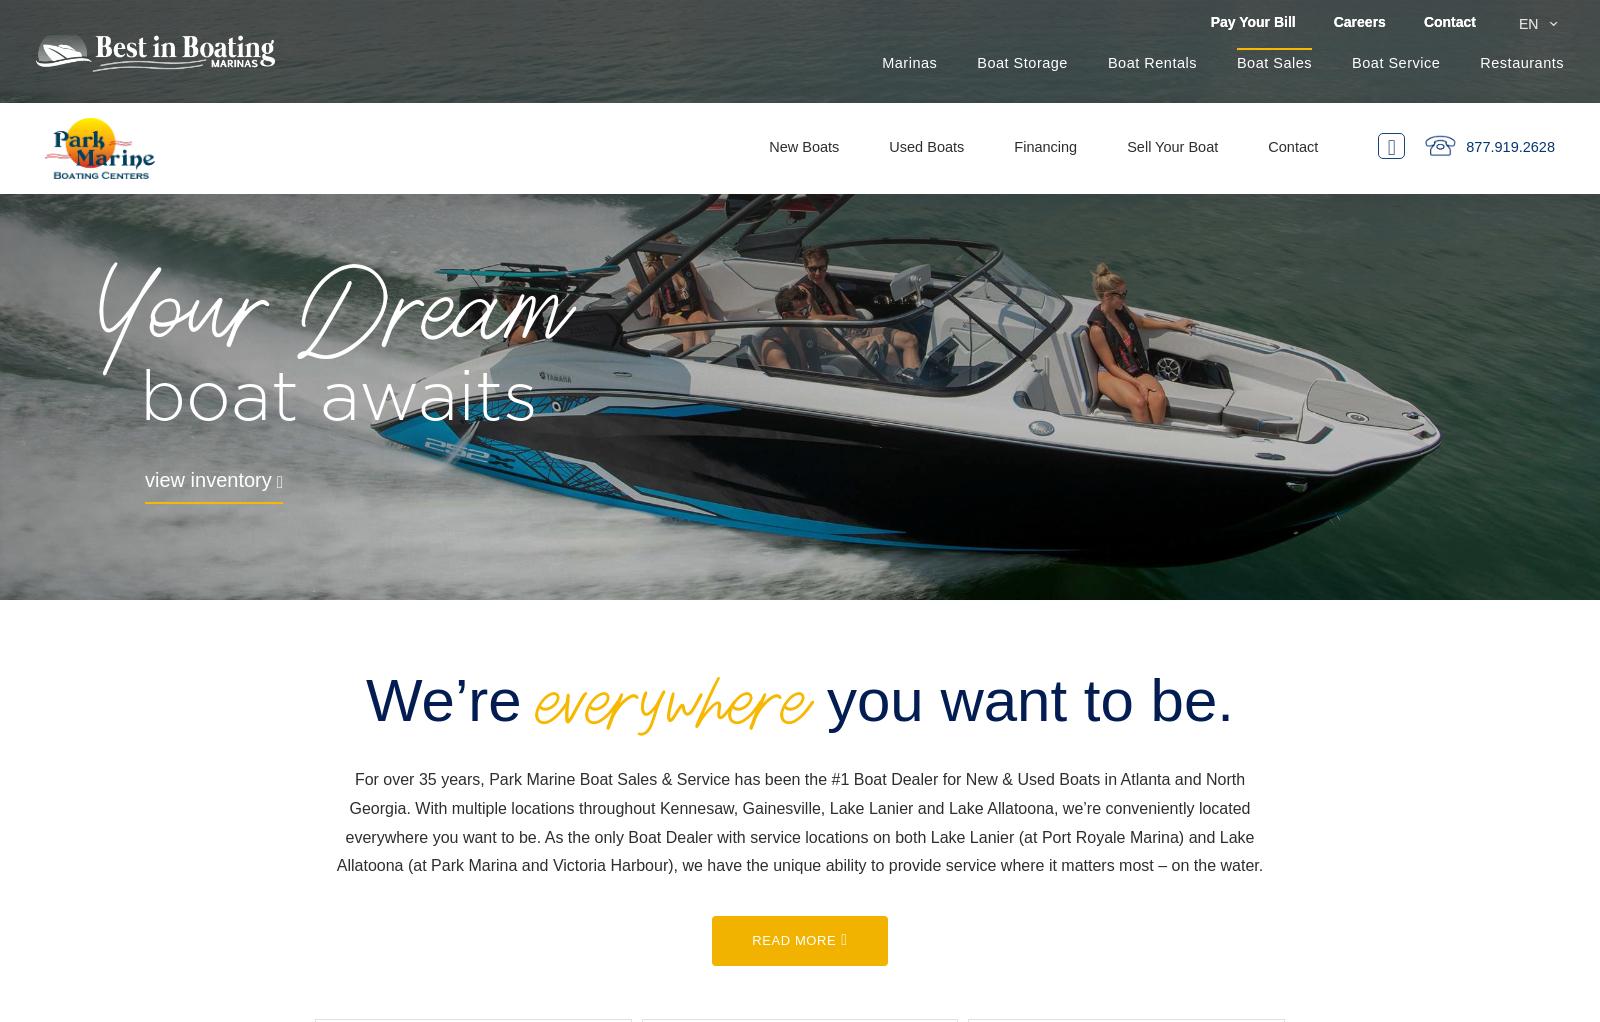 This screenshot has width=1600, height=1022. What do you see at coordinates (1395, 62) in the screenshot?
I see `'Boat Service'` at bounding box center [1395, 62].